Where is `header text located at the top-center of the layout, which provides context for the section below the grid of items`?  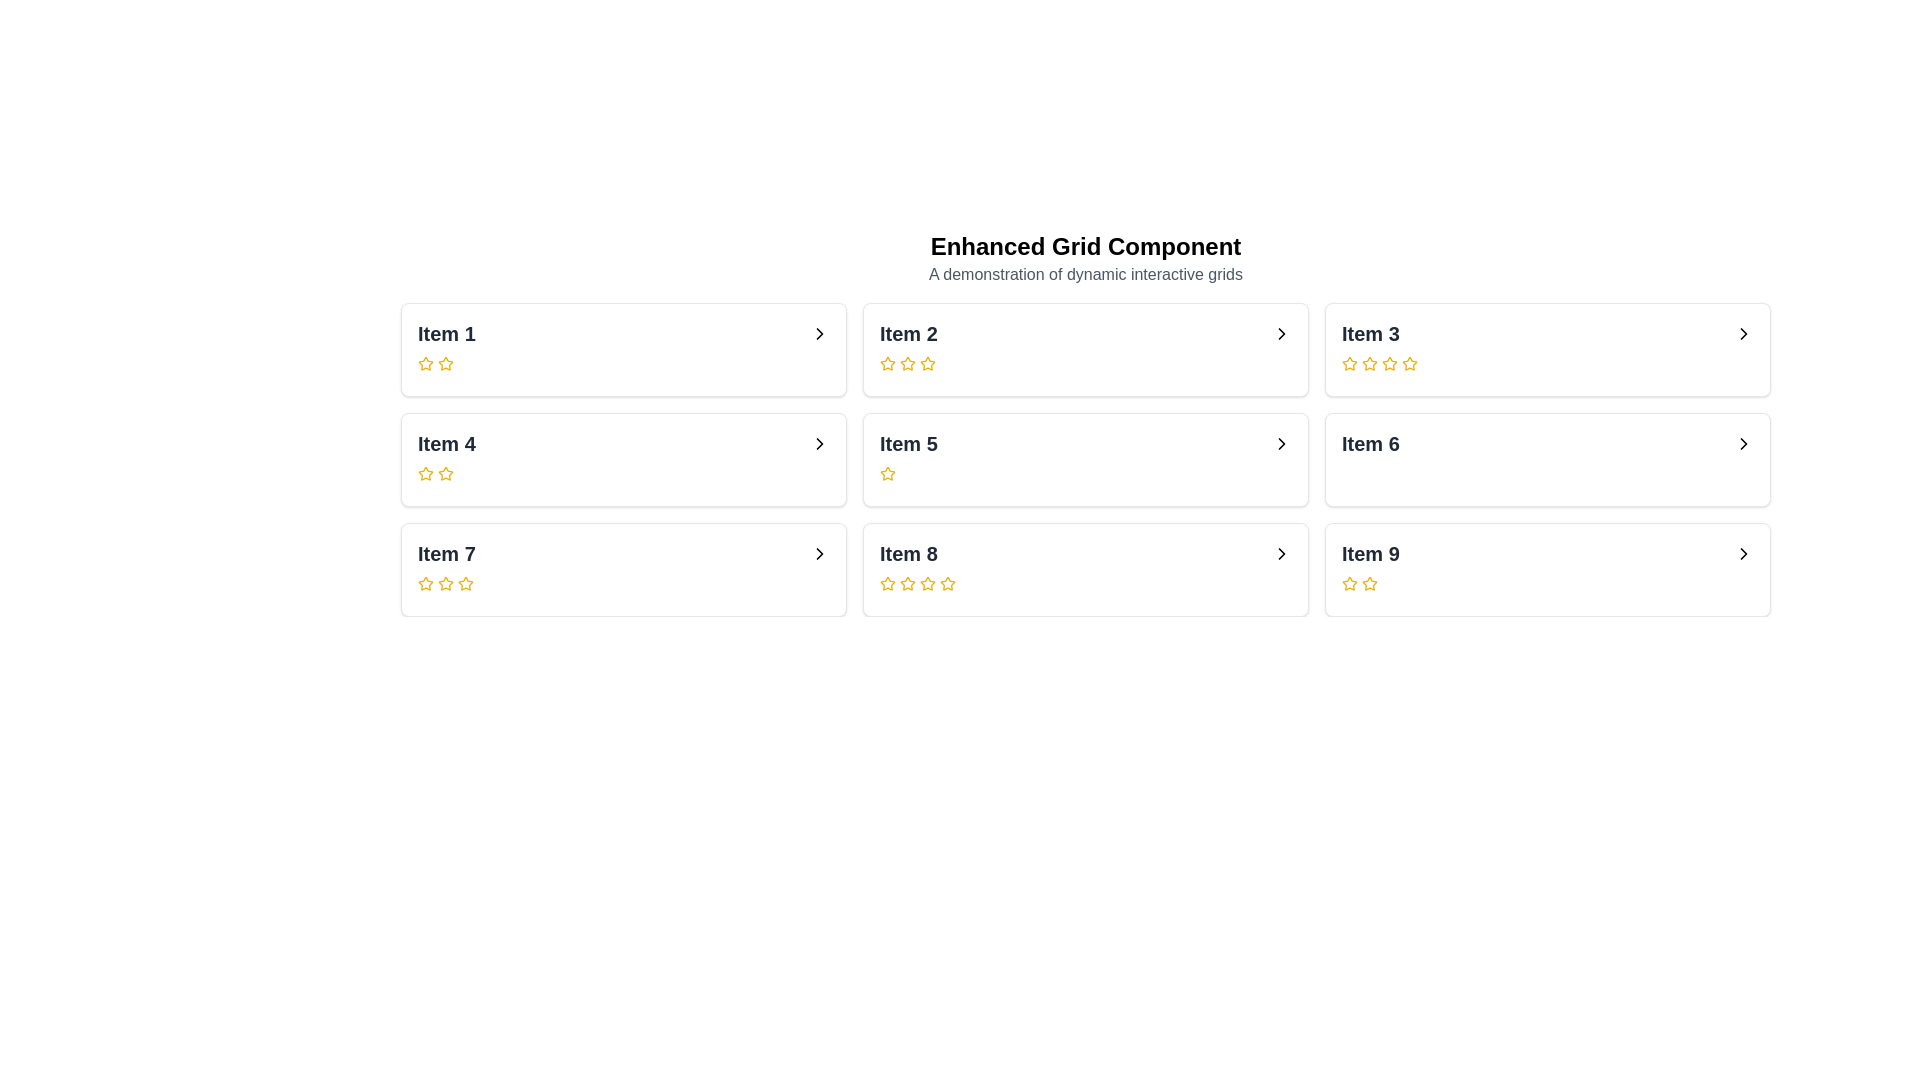
header text located at the top-center of the layout, which provides context for the section below the grid of items is located at coordinates (1084, 257).